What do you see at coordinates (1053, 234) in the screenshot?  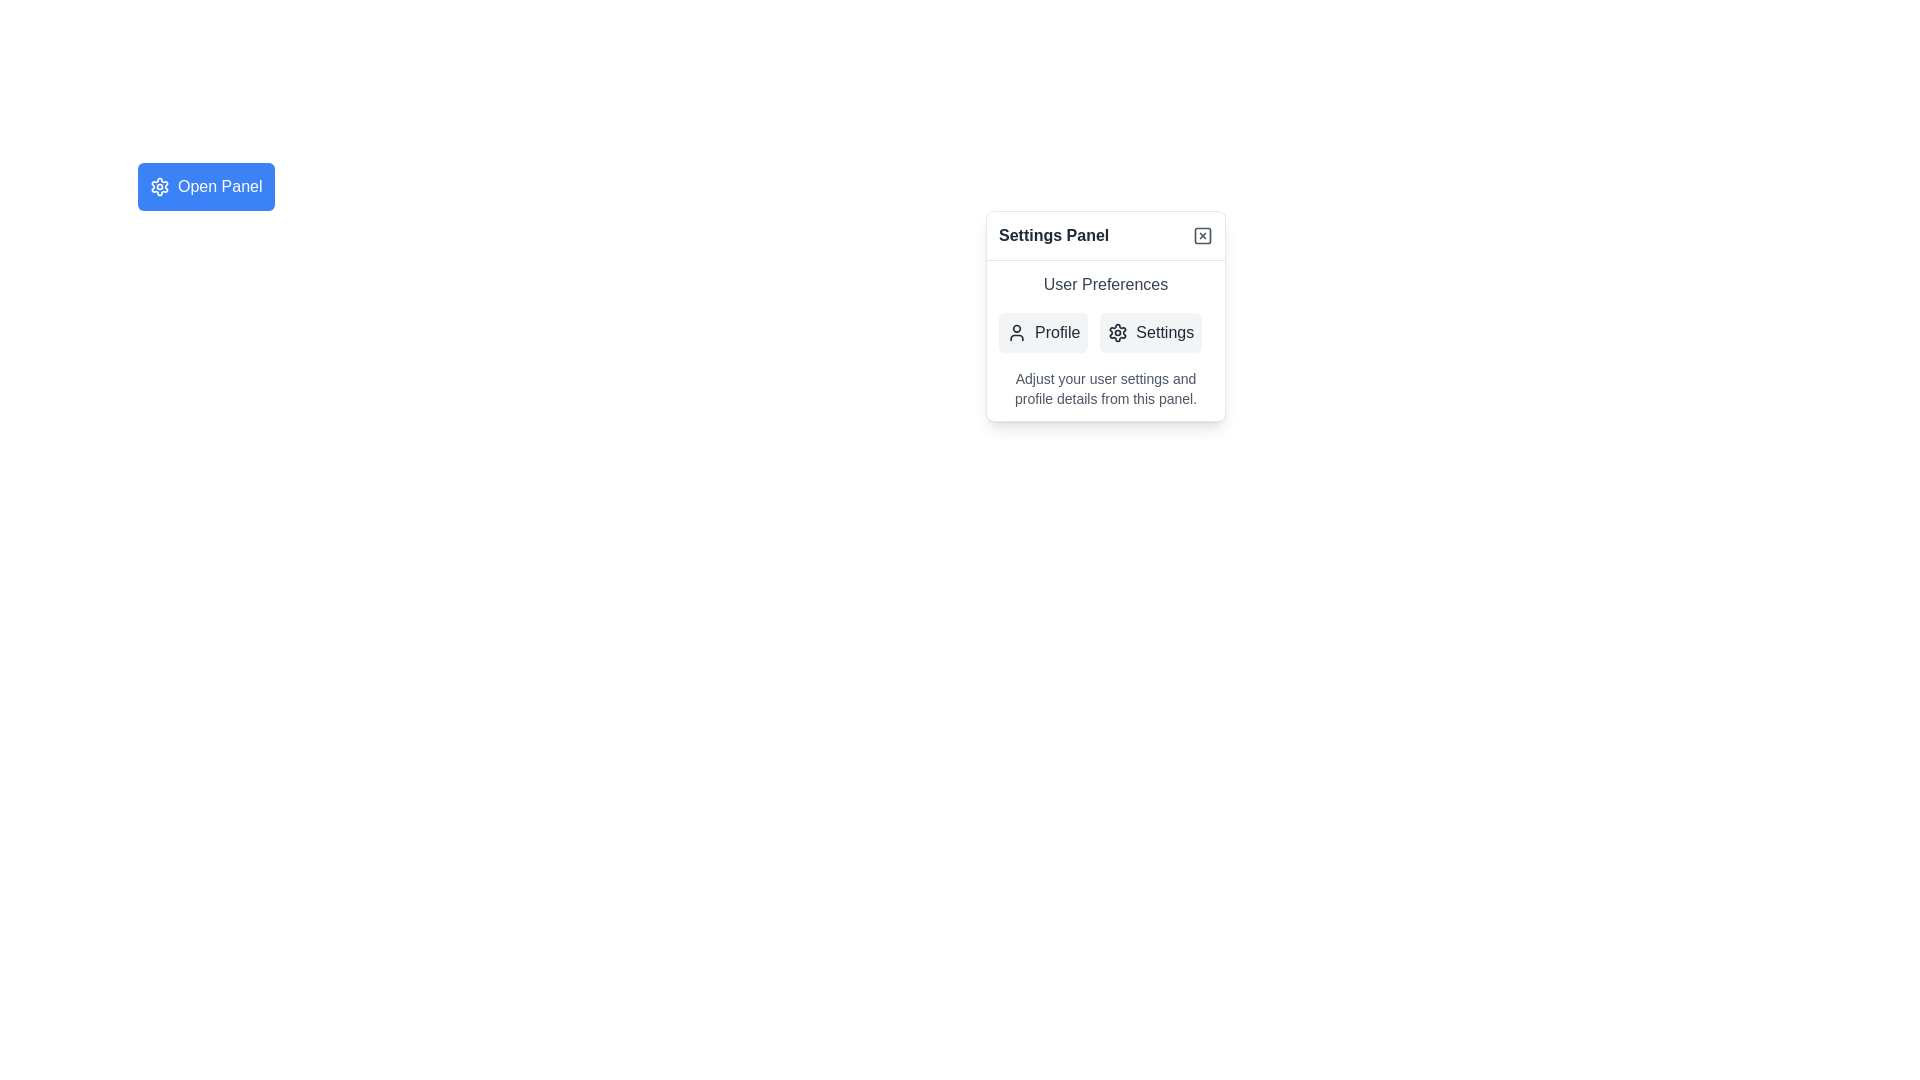 I see `the static text label located in the header section of the settings card, which serves as the title for the section` at bounding box center [1053, 234].